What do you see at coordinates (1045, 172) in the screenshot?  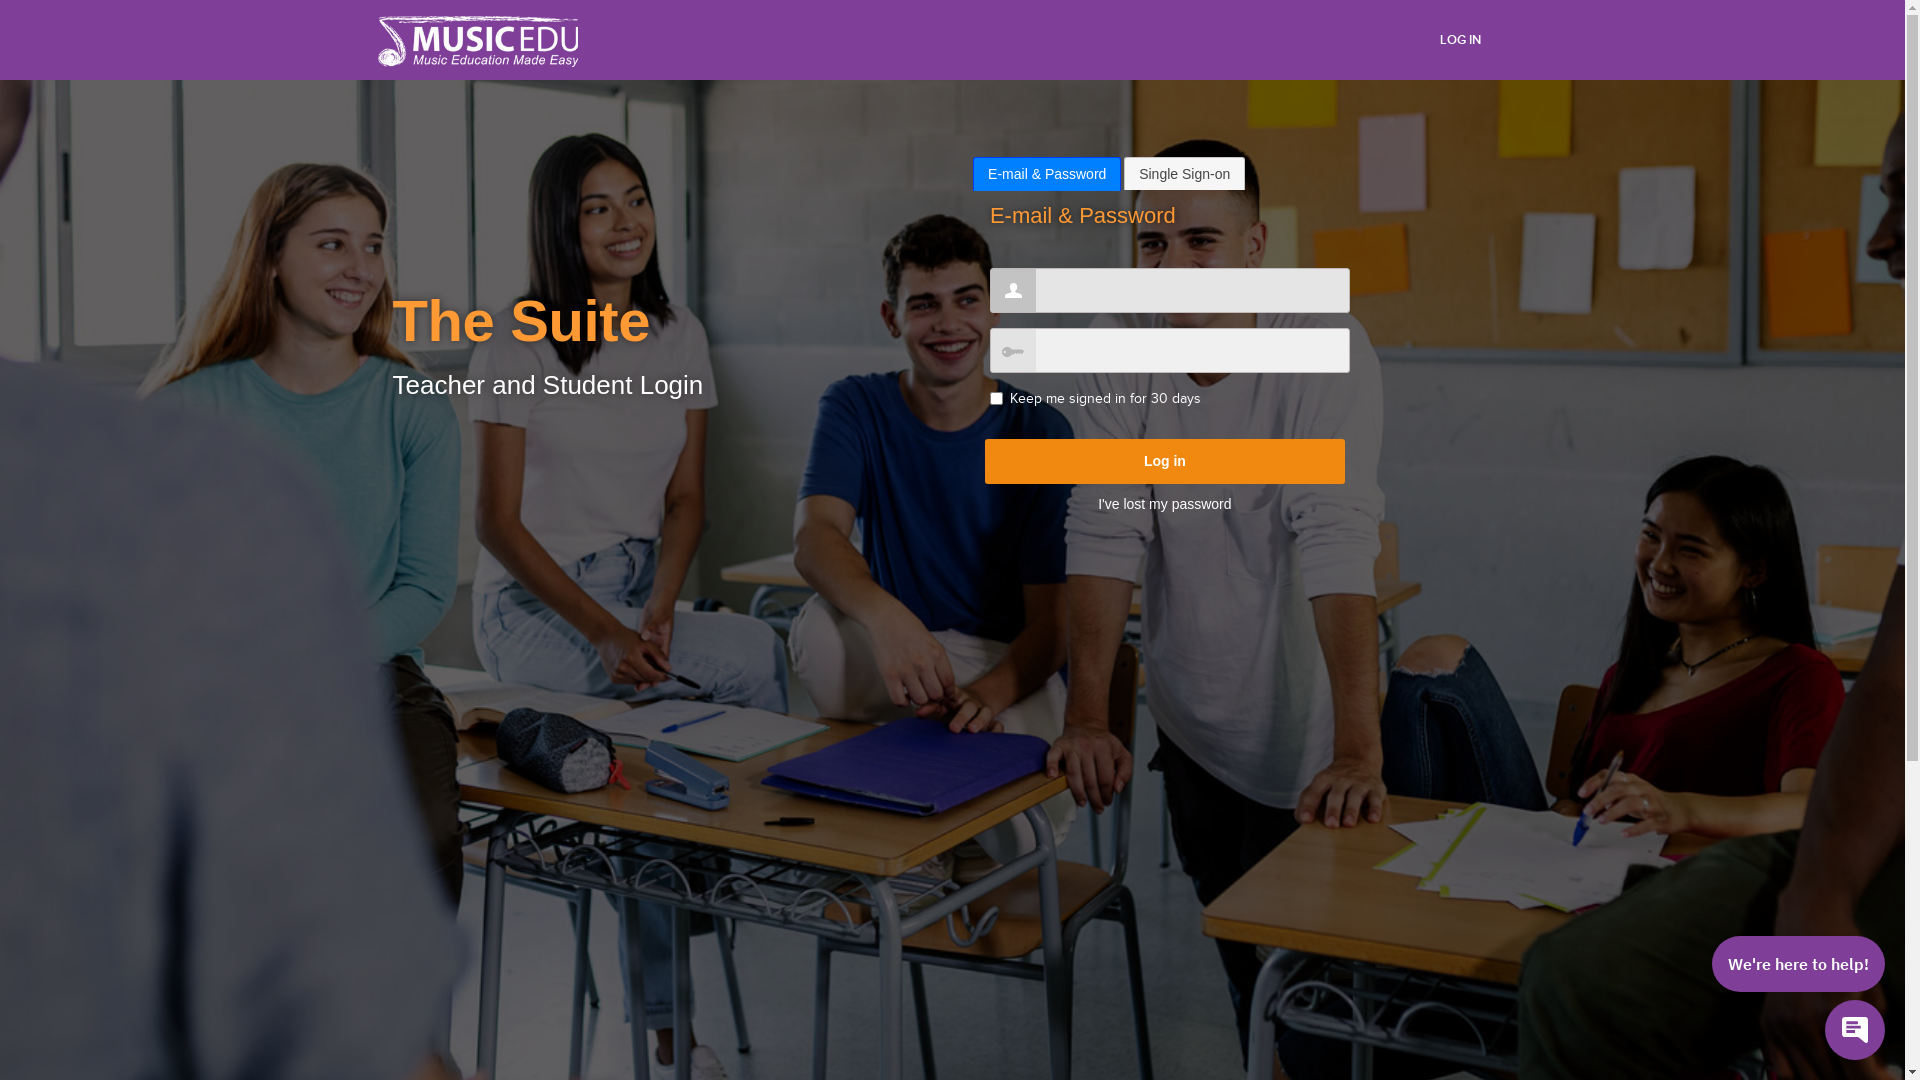 I see `'E-mail & Password'` at bounding box center [1045, 172].